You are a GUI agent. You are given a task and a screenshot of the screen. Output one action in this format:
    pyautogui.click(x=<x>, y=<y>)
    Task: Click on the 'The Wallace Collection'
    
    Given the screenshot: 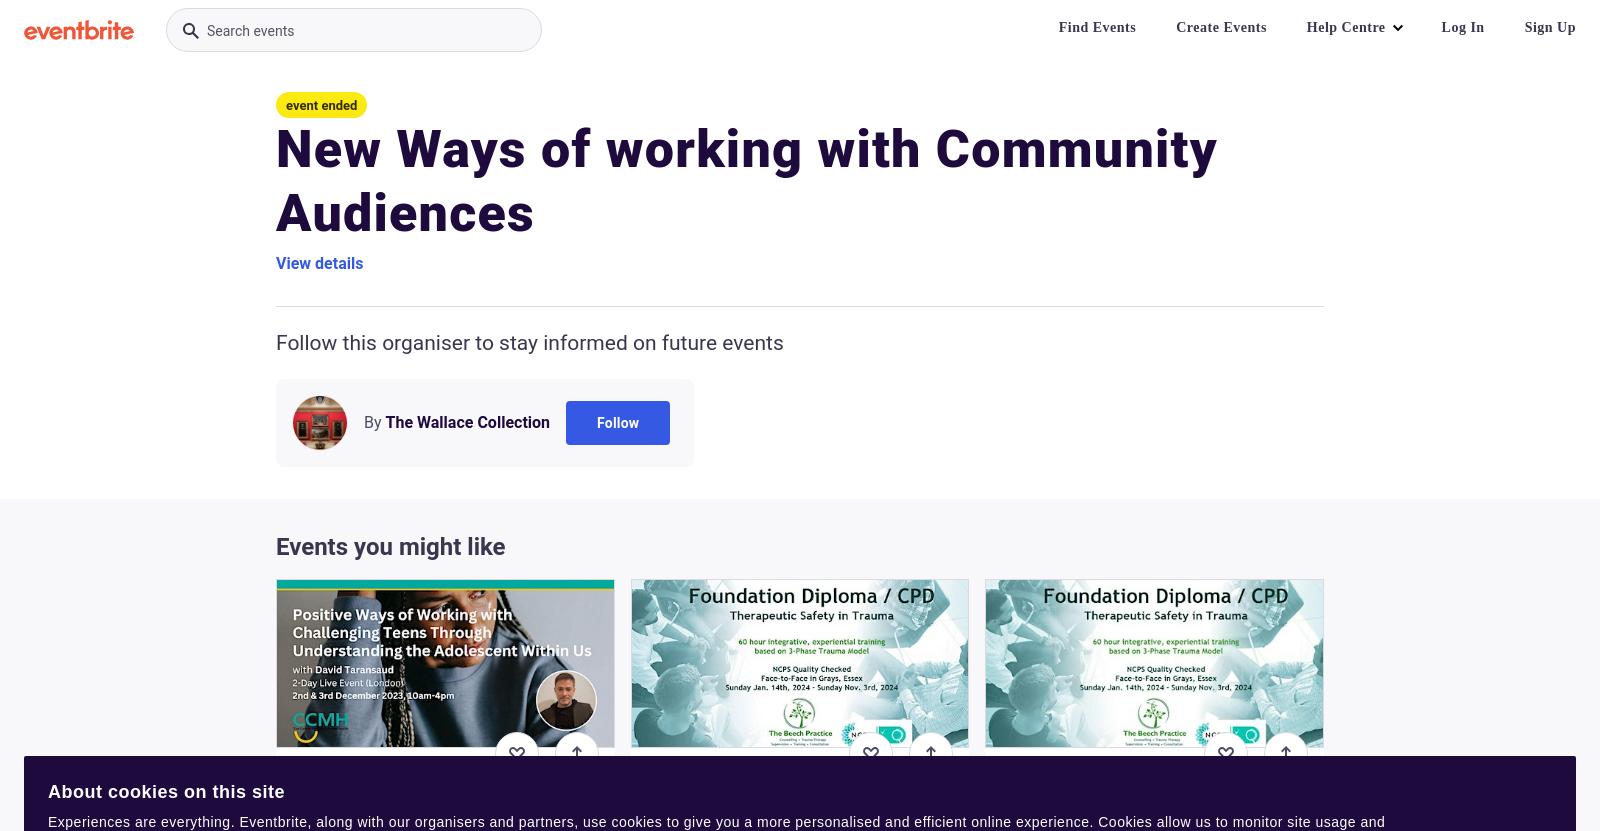 What is the action you would take?
    pyautogui.click(x=466, y=421)
    